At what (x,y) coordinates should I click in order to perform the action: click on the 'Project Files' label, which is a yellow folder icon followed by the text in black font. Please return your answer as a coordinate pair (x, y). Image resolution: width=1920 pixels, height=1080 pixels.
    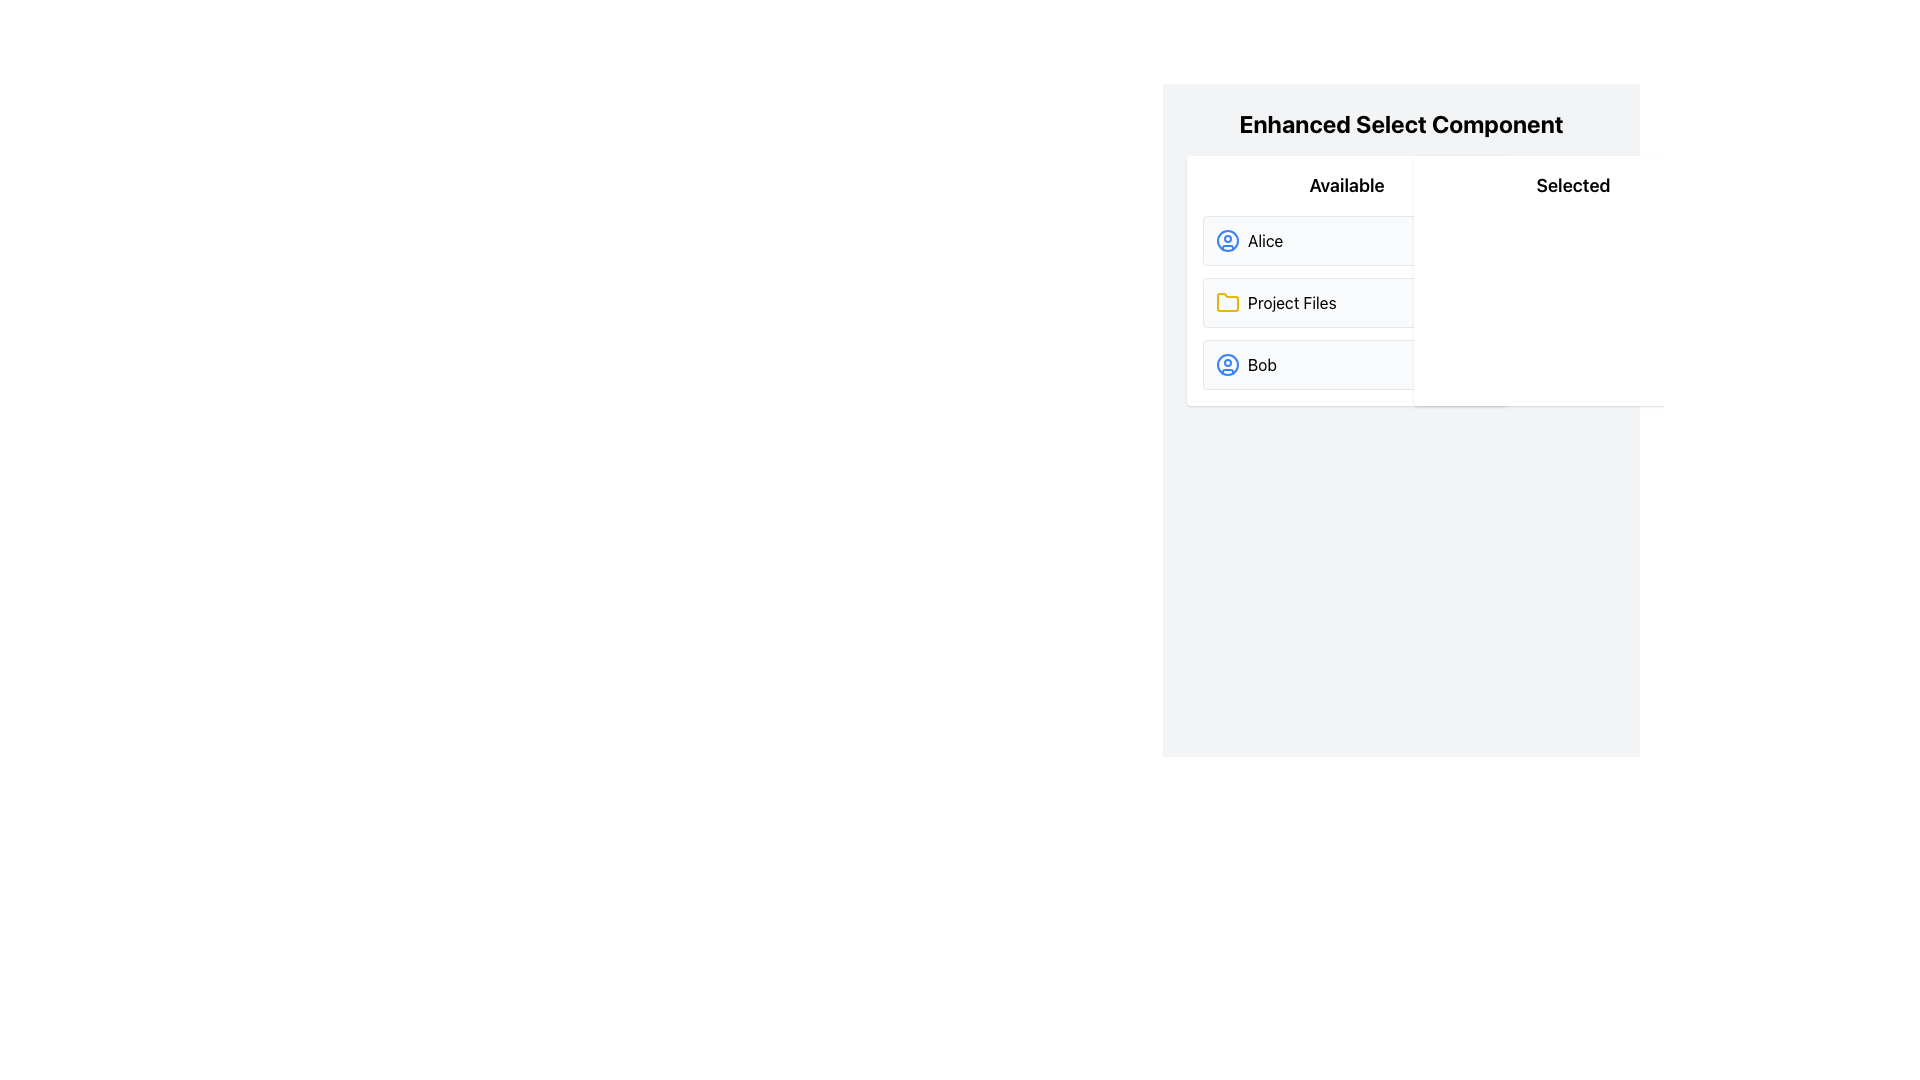
    Looking at the image, I should click on (1275, 303).